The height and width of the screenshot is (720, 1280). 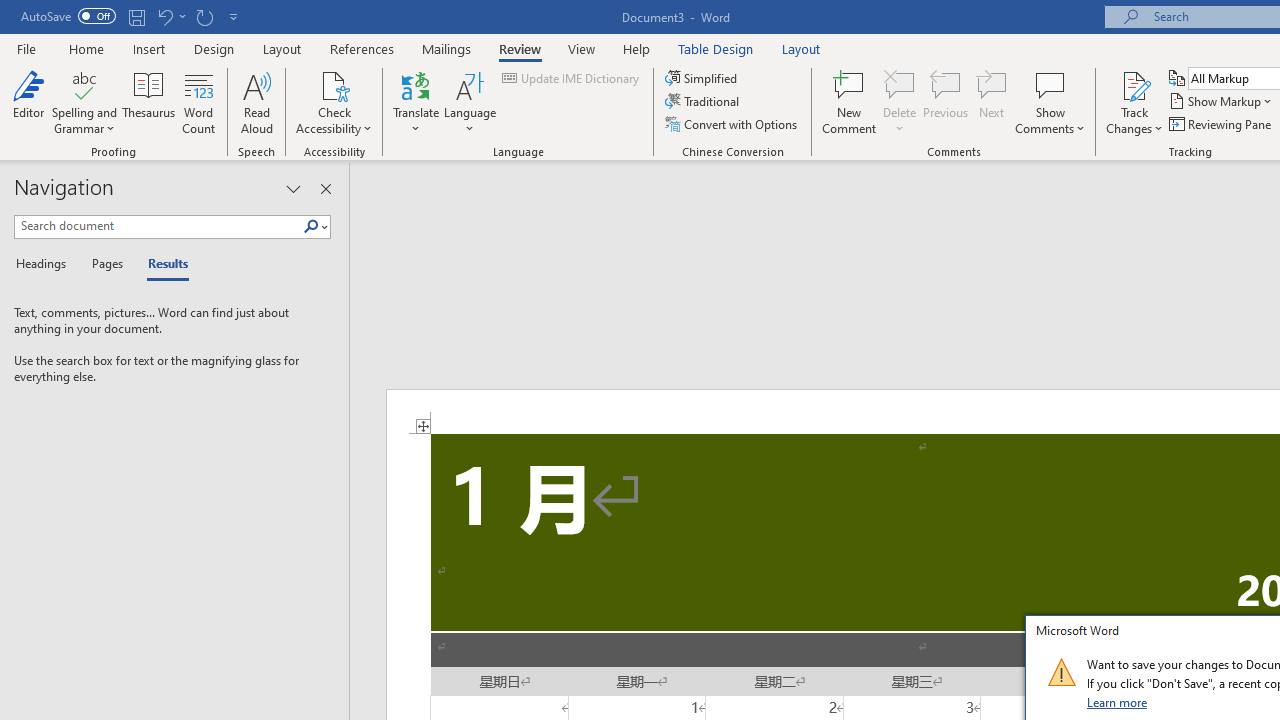 What do you see at coordinates (325, 189) in the screenshot?
I see `'Close pane'` at bounding box center [325, 189].